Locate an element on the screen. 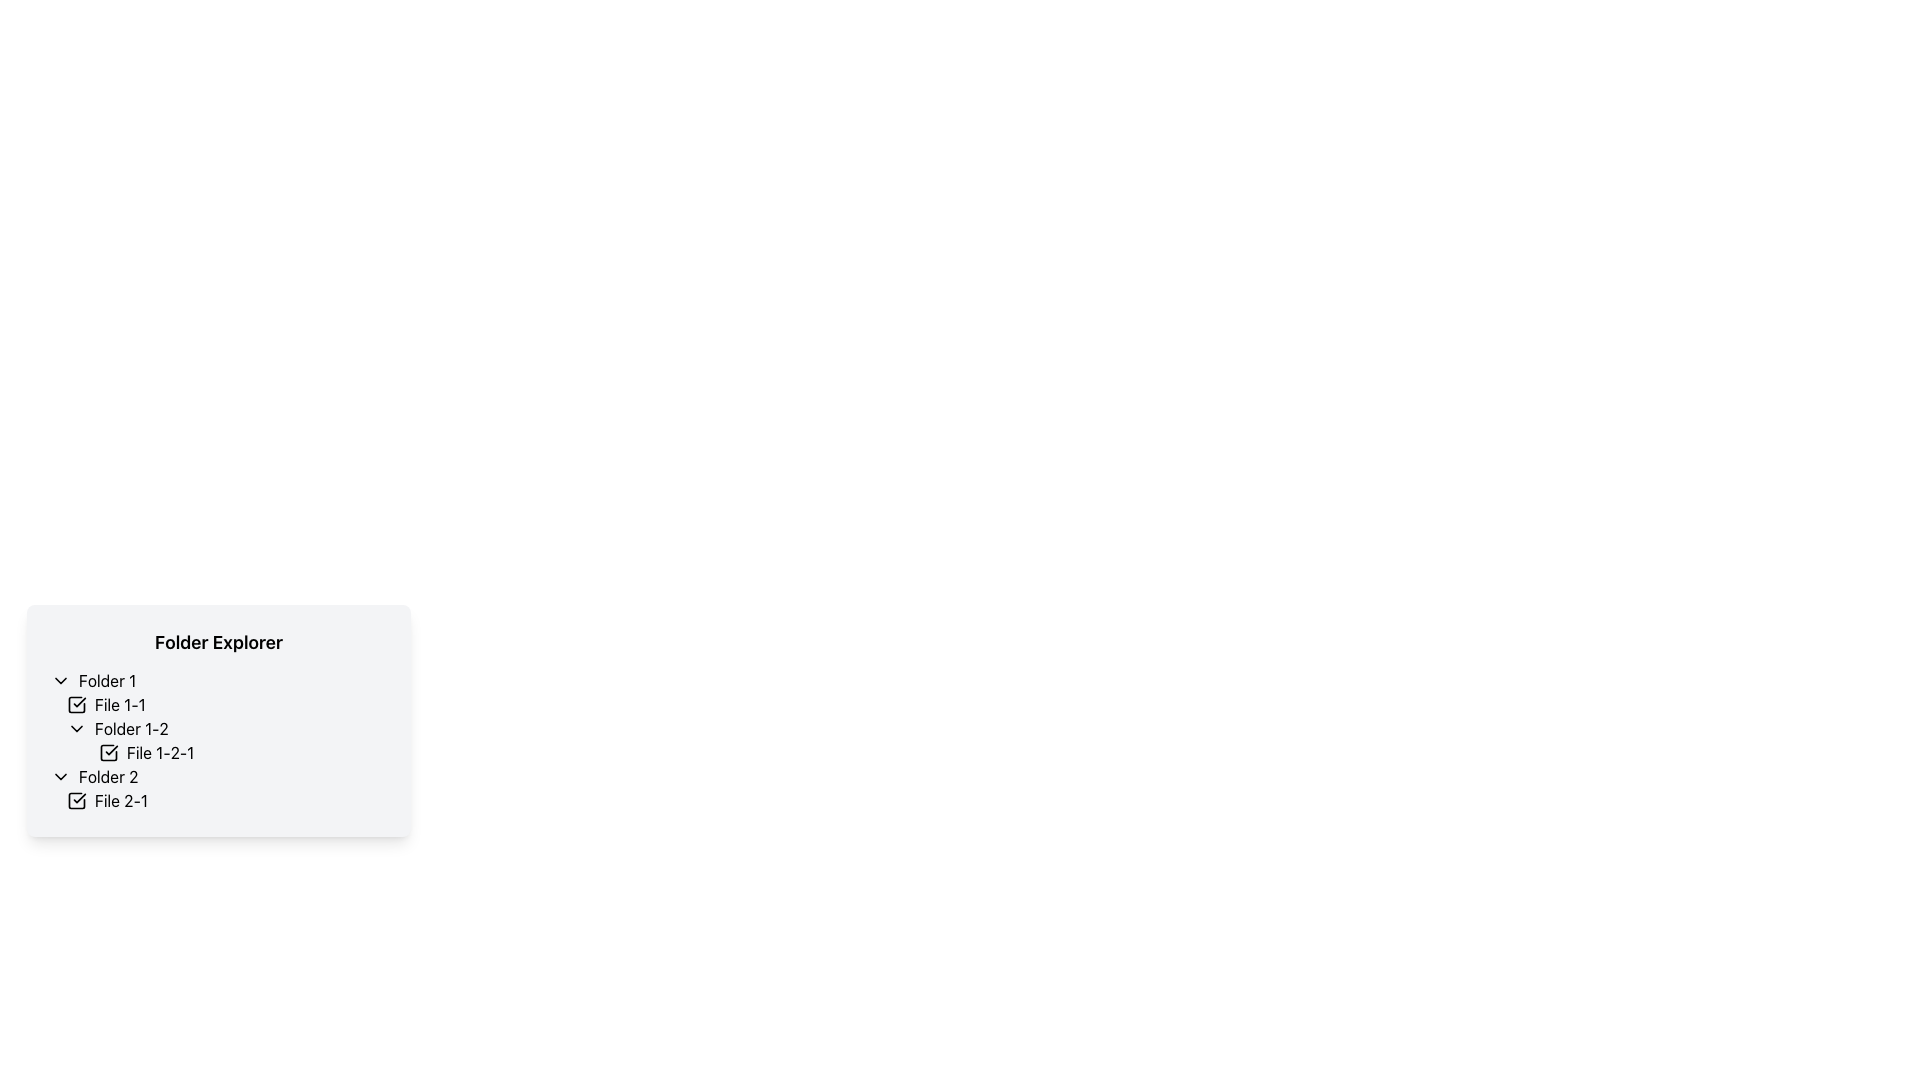 Image resolution: width=1920 pixels, height=1080 pixels. the text label UI component displaying 'File 1-1' within the 'Folder 1' category is located at coordinates (119, 704).